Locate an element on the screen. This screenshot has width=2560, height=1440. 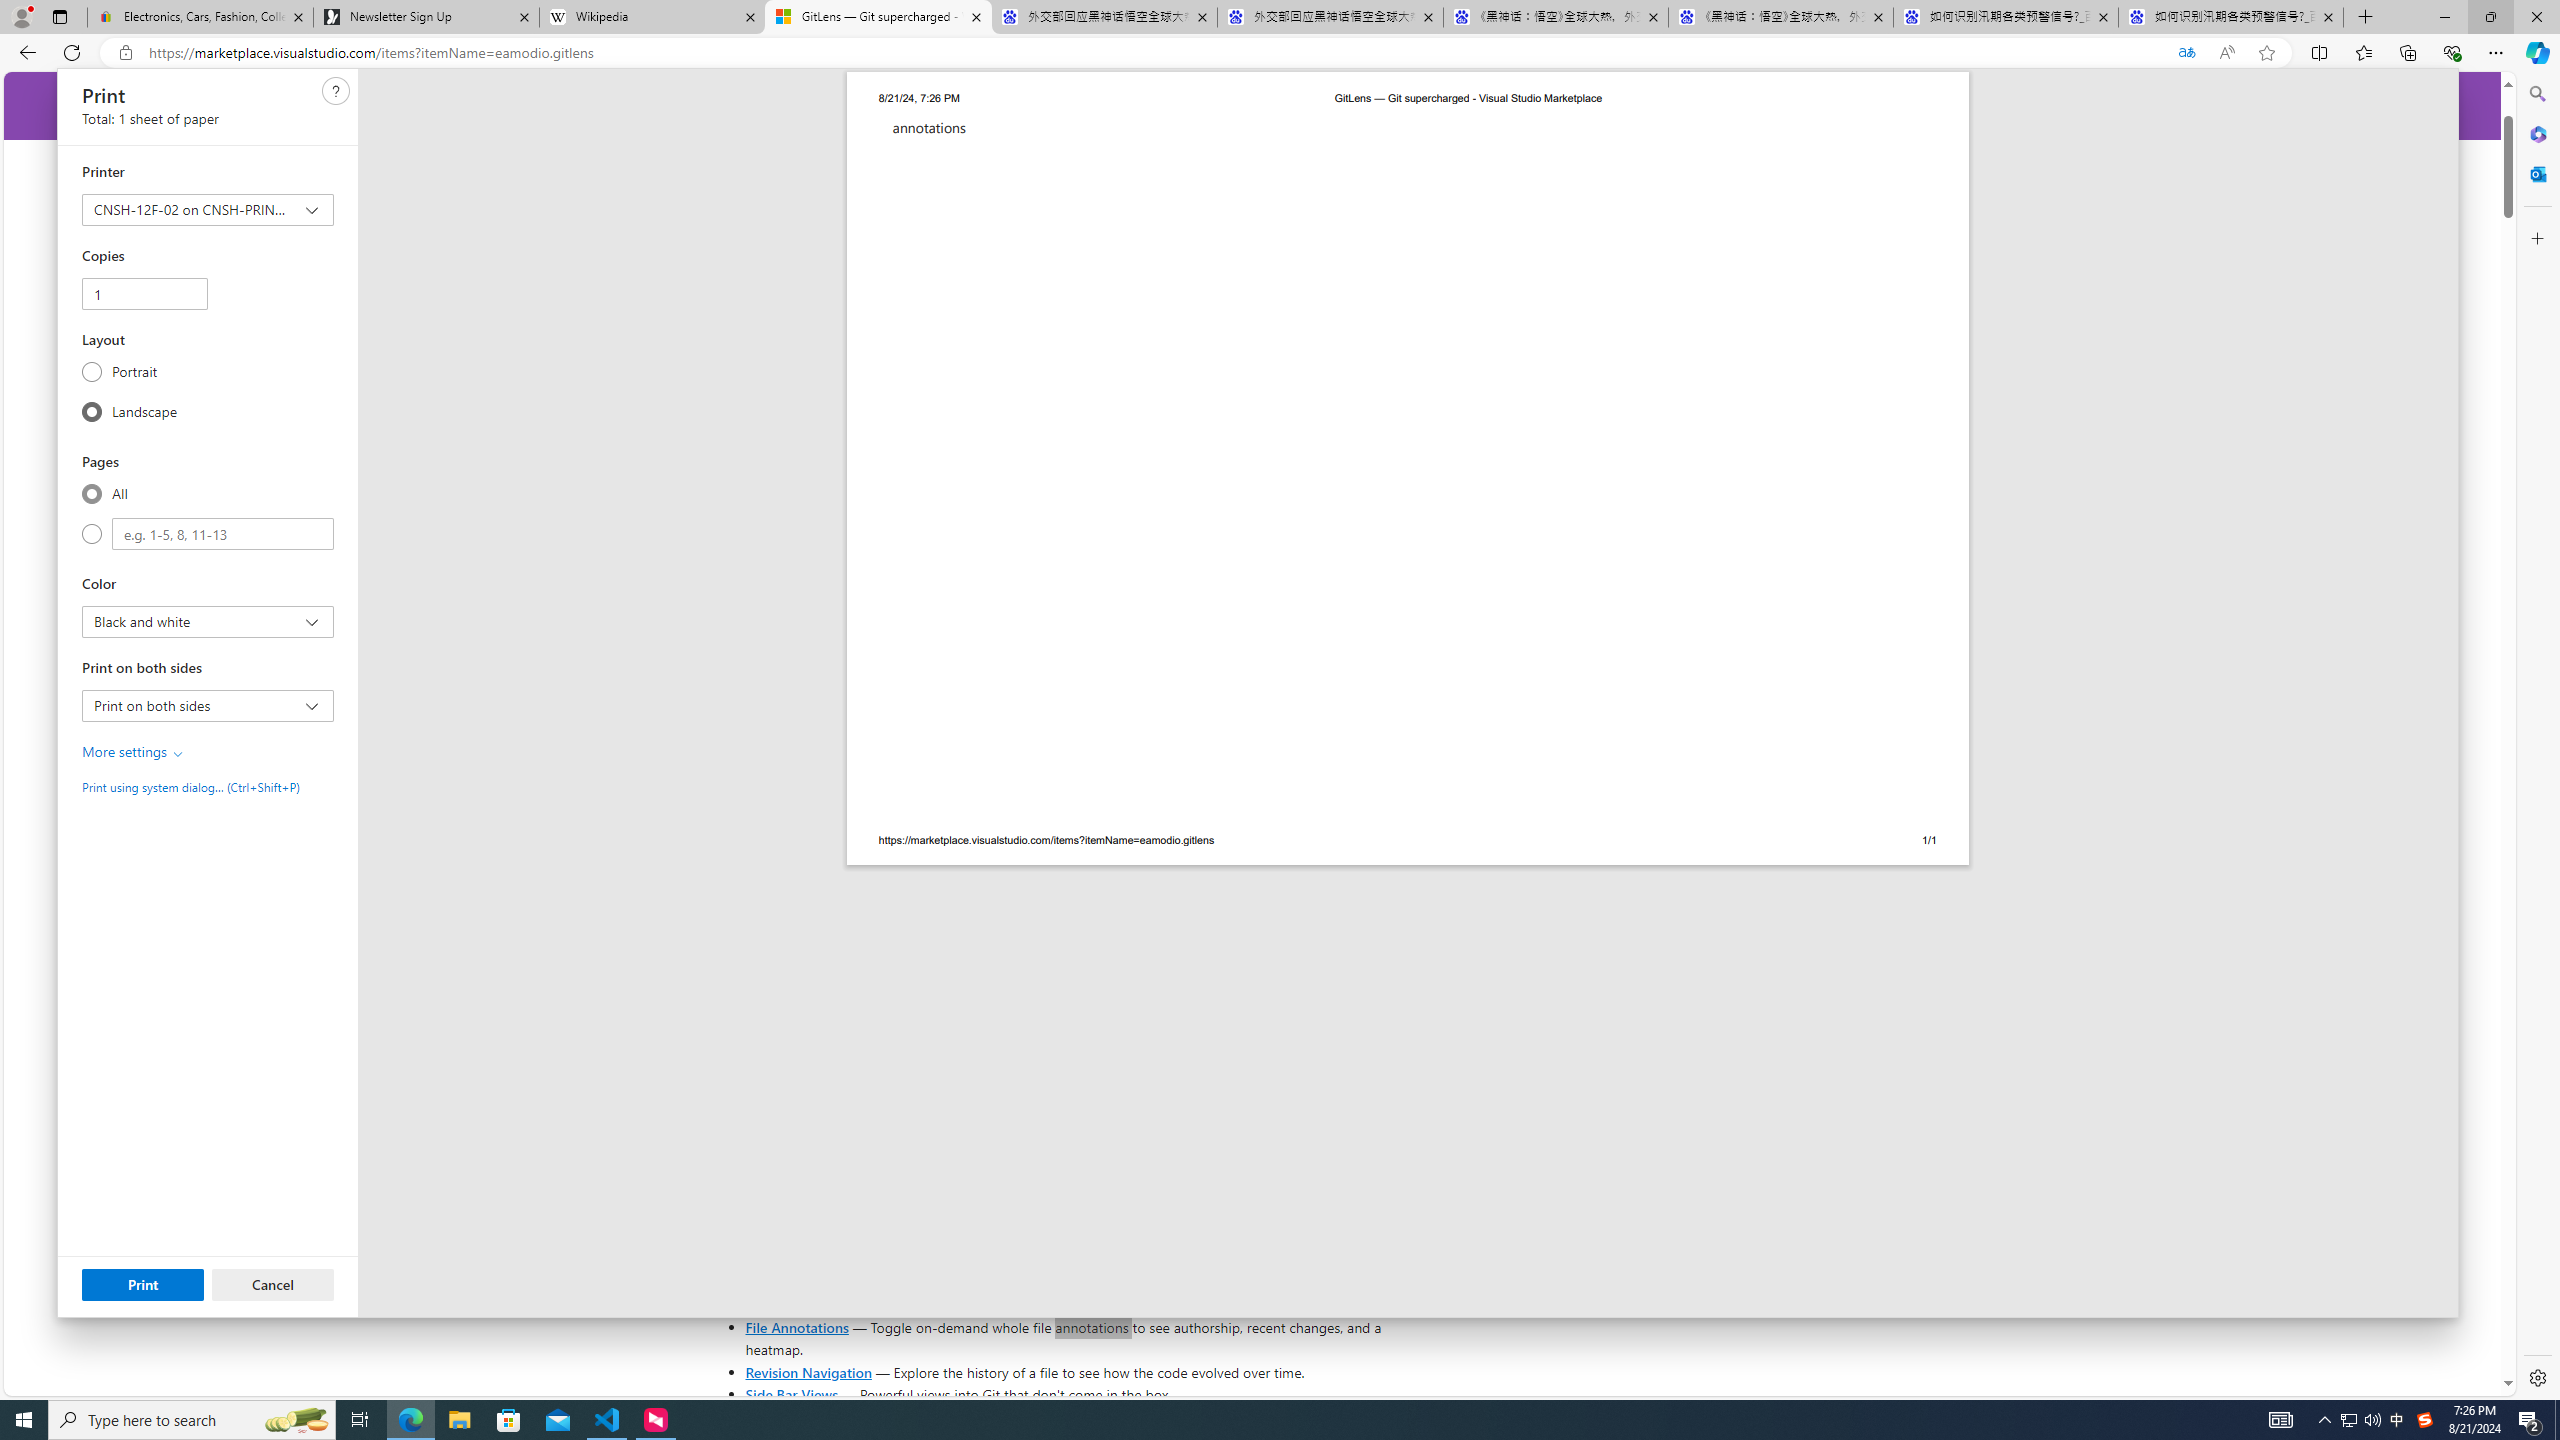
'All' is located at coordinates (91, 493).